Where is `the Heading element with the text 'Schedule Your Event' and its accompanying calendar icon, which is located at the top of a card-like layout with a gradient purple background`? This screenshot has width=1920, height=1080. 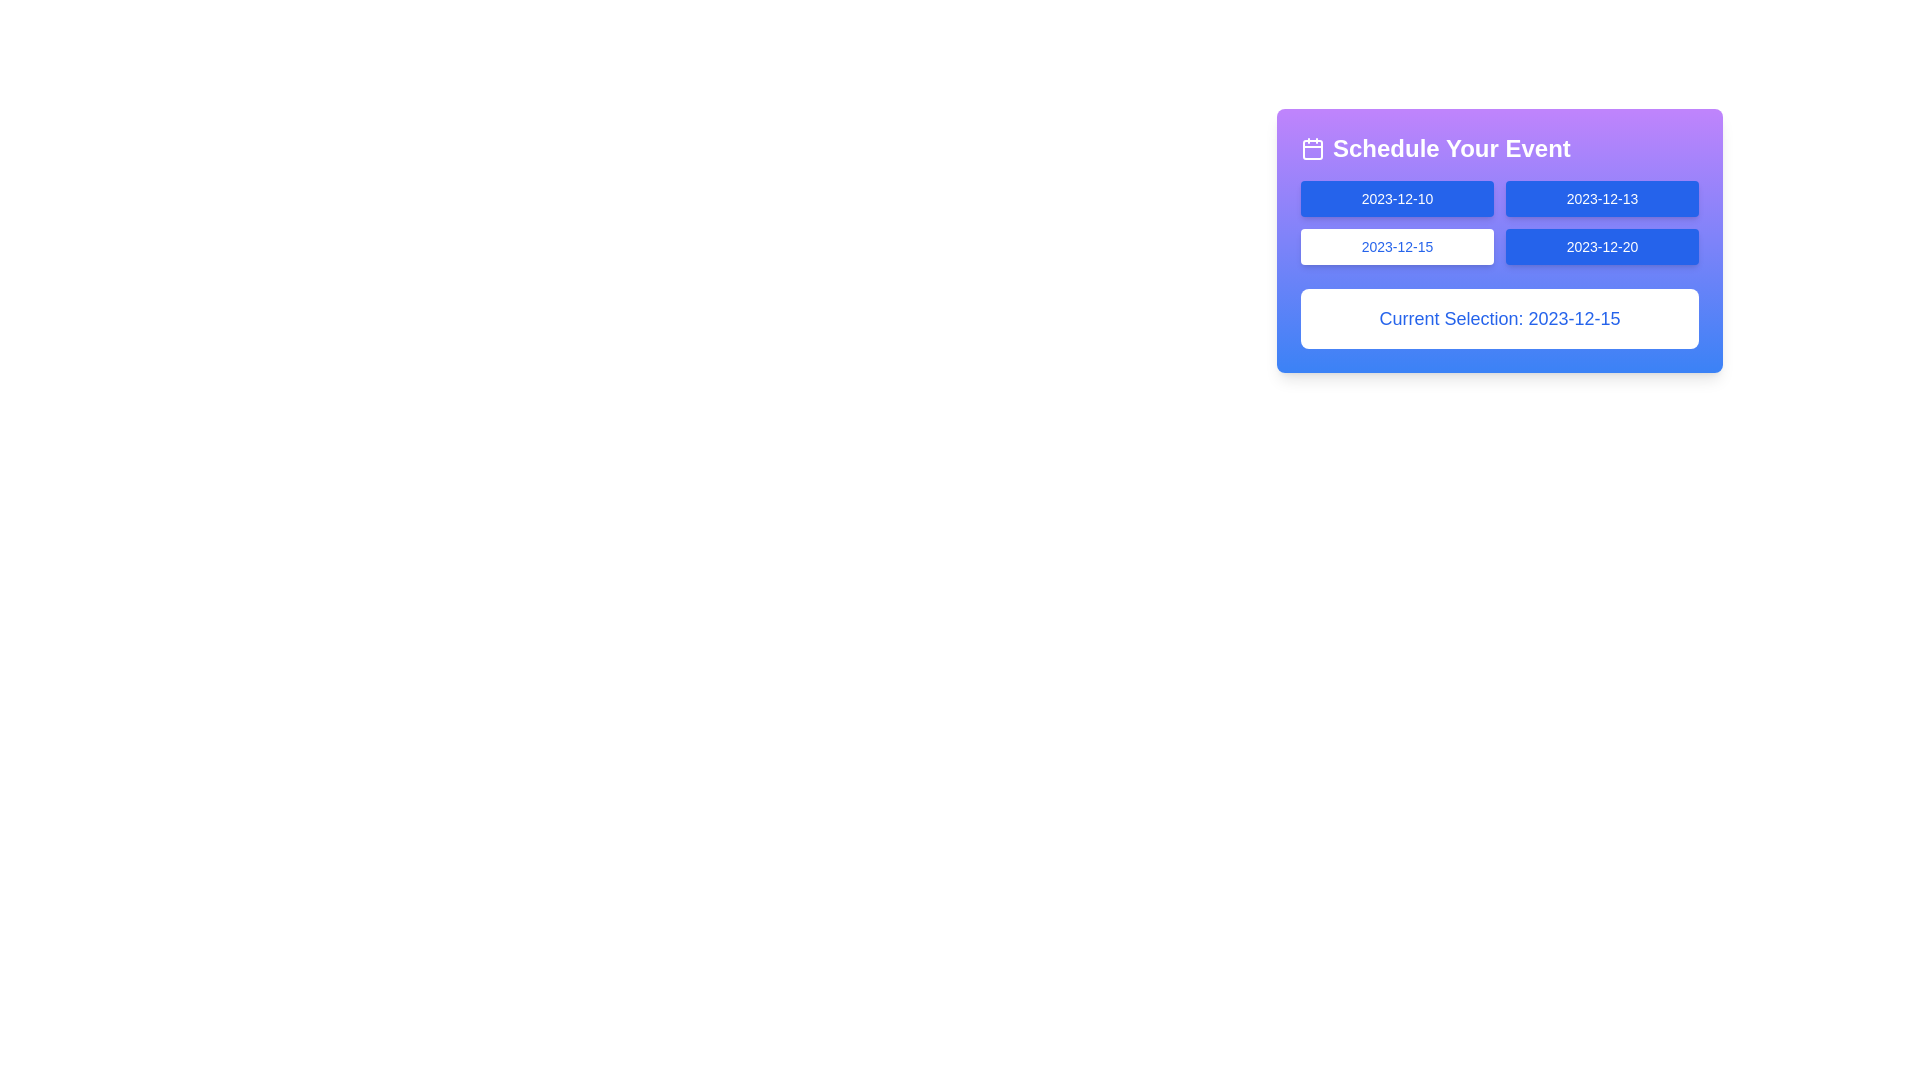
the Heading element with the text 'Schedule Your Event' and its accompanying calendar icon, which is located at the top of a card-like layout with a gradient purple background is located at coordinates (1499, 148).